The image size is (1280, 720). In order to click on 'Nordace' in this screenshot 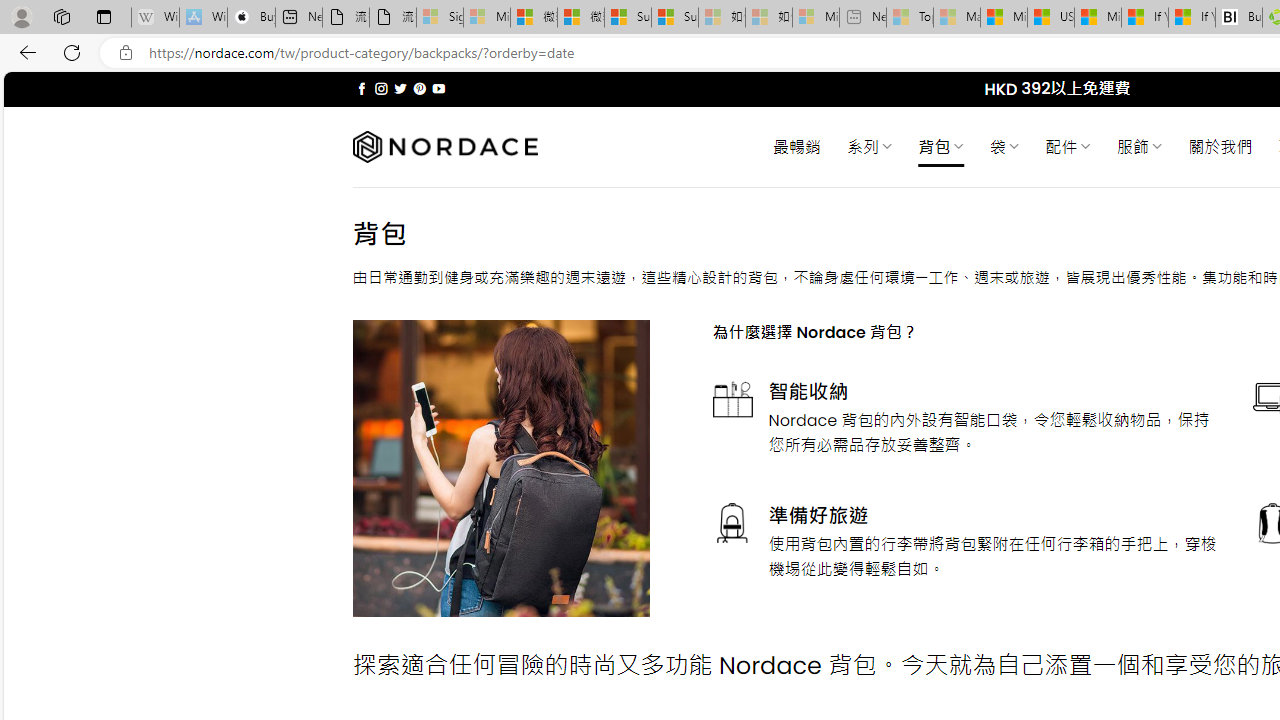, I will do `click(443, 146)`.